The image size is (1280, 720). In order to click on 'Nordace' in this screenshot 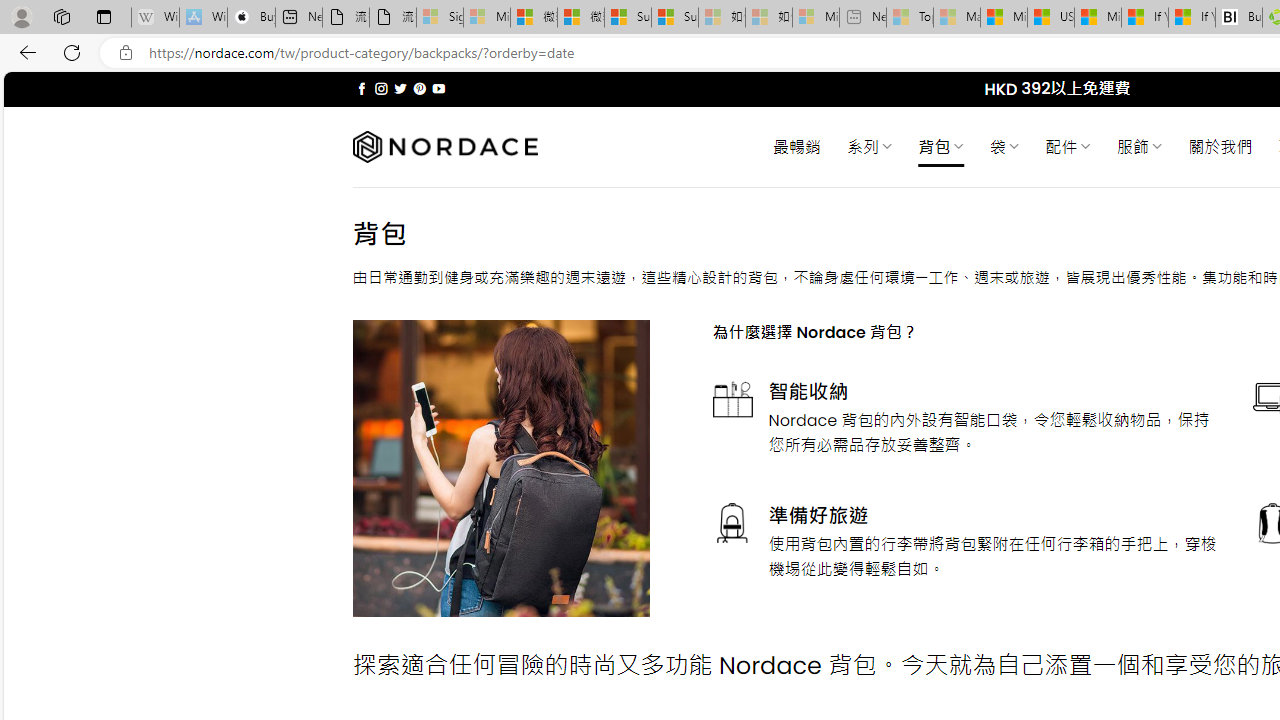, I will do `click(443, 146)`.